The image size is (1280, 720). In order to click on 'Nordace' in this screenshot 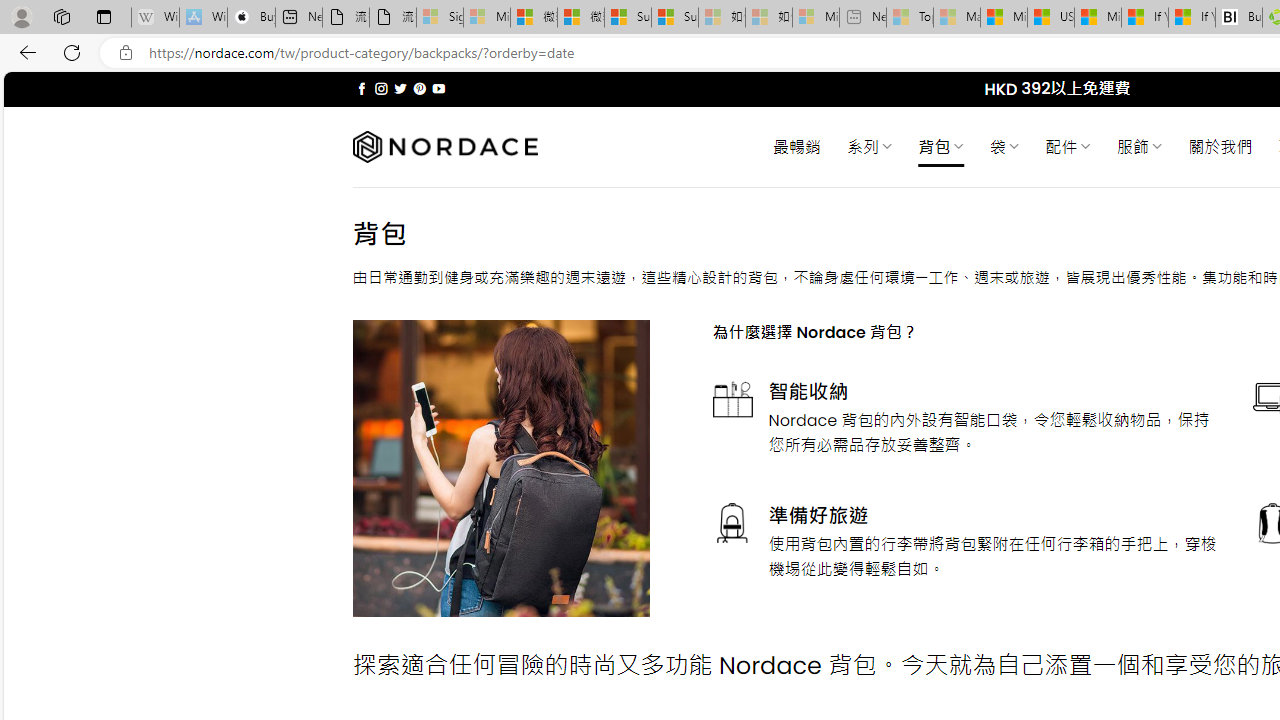, I will do `click(443, 146)`.